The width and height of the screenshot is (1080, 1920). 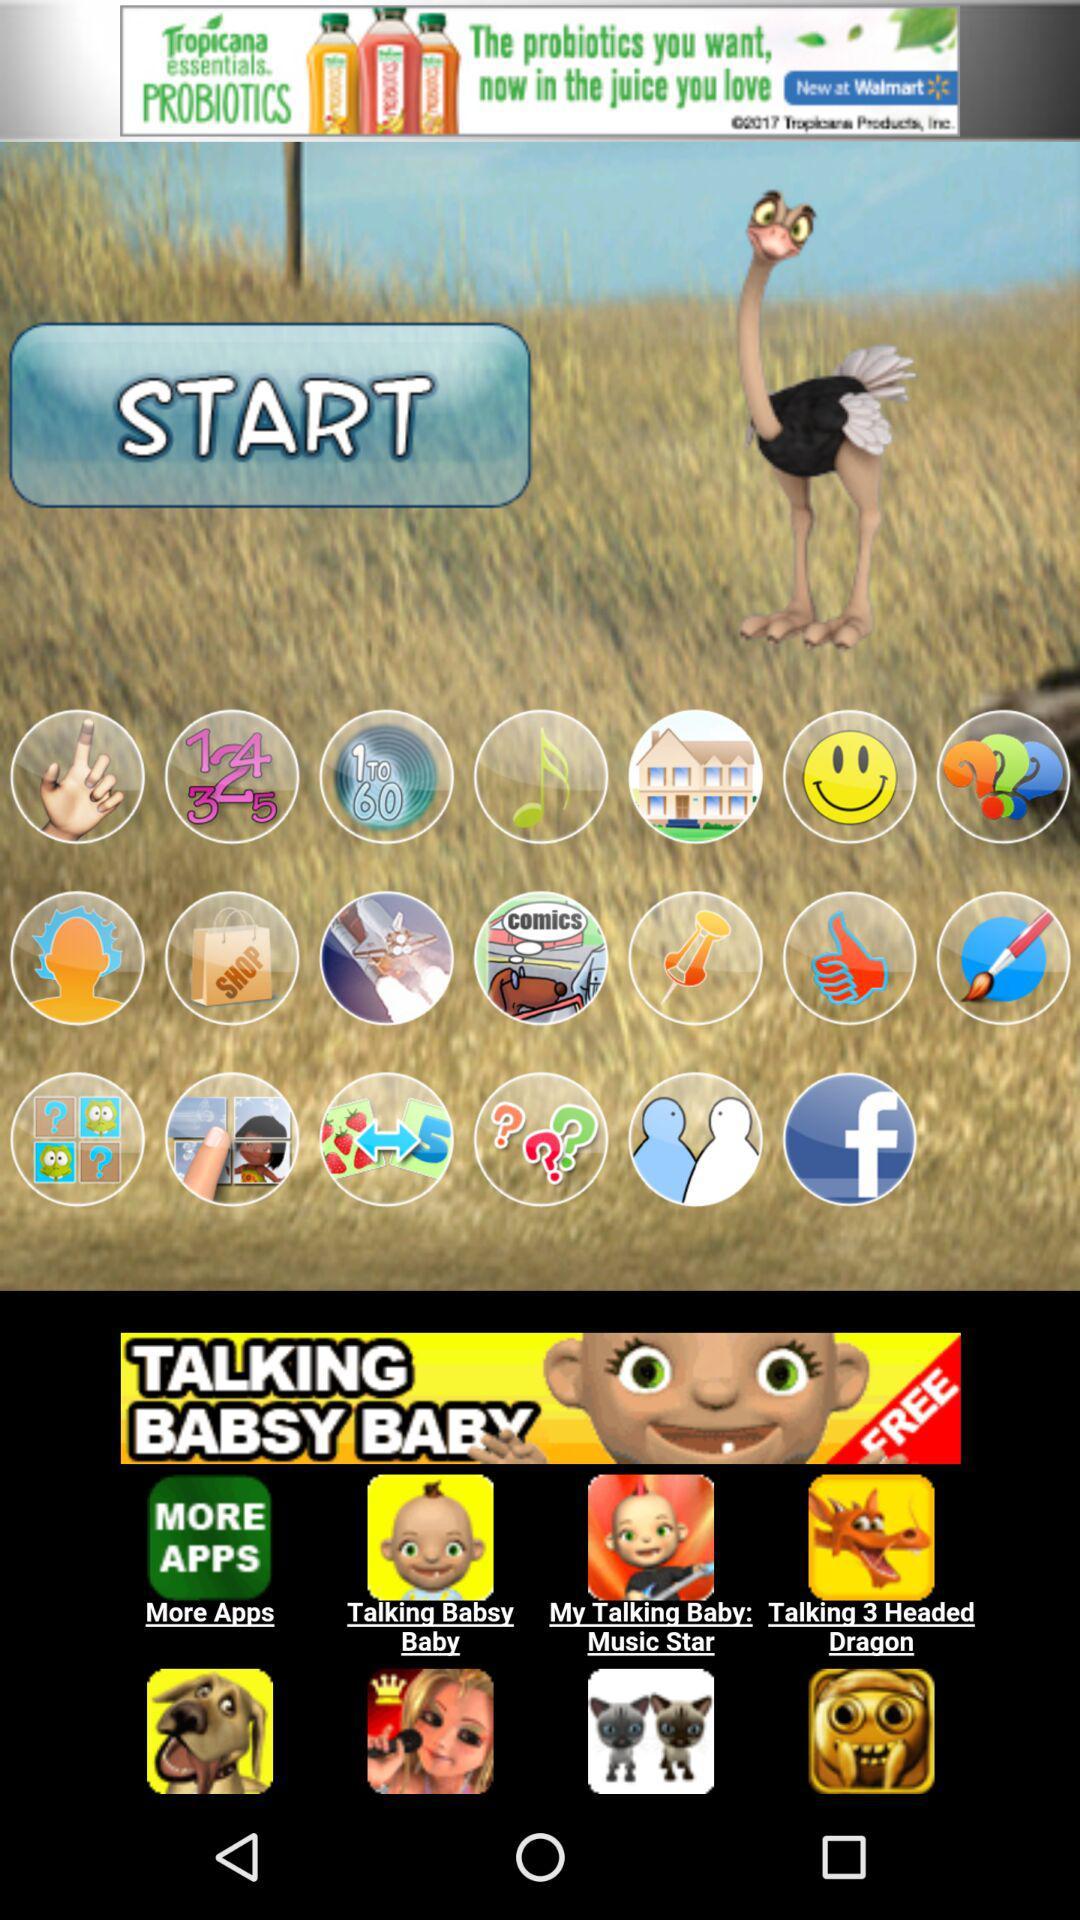 What do you see at coordinates (386, 1139) in the screenshot?
I see `game icone` at bounding box center [386, 1139].